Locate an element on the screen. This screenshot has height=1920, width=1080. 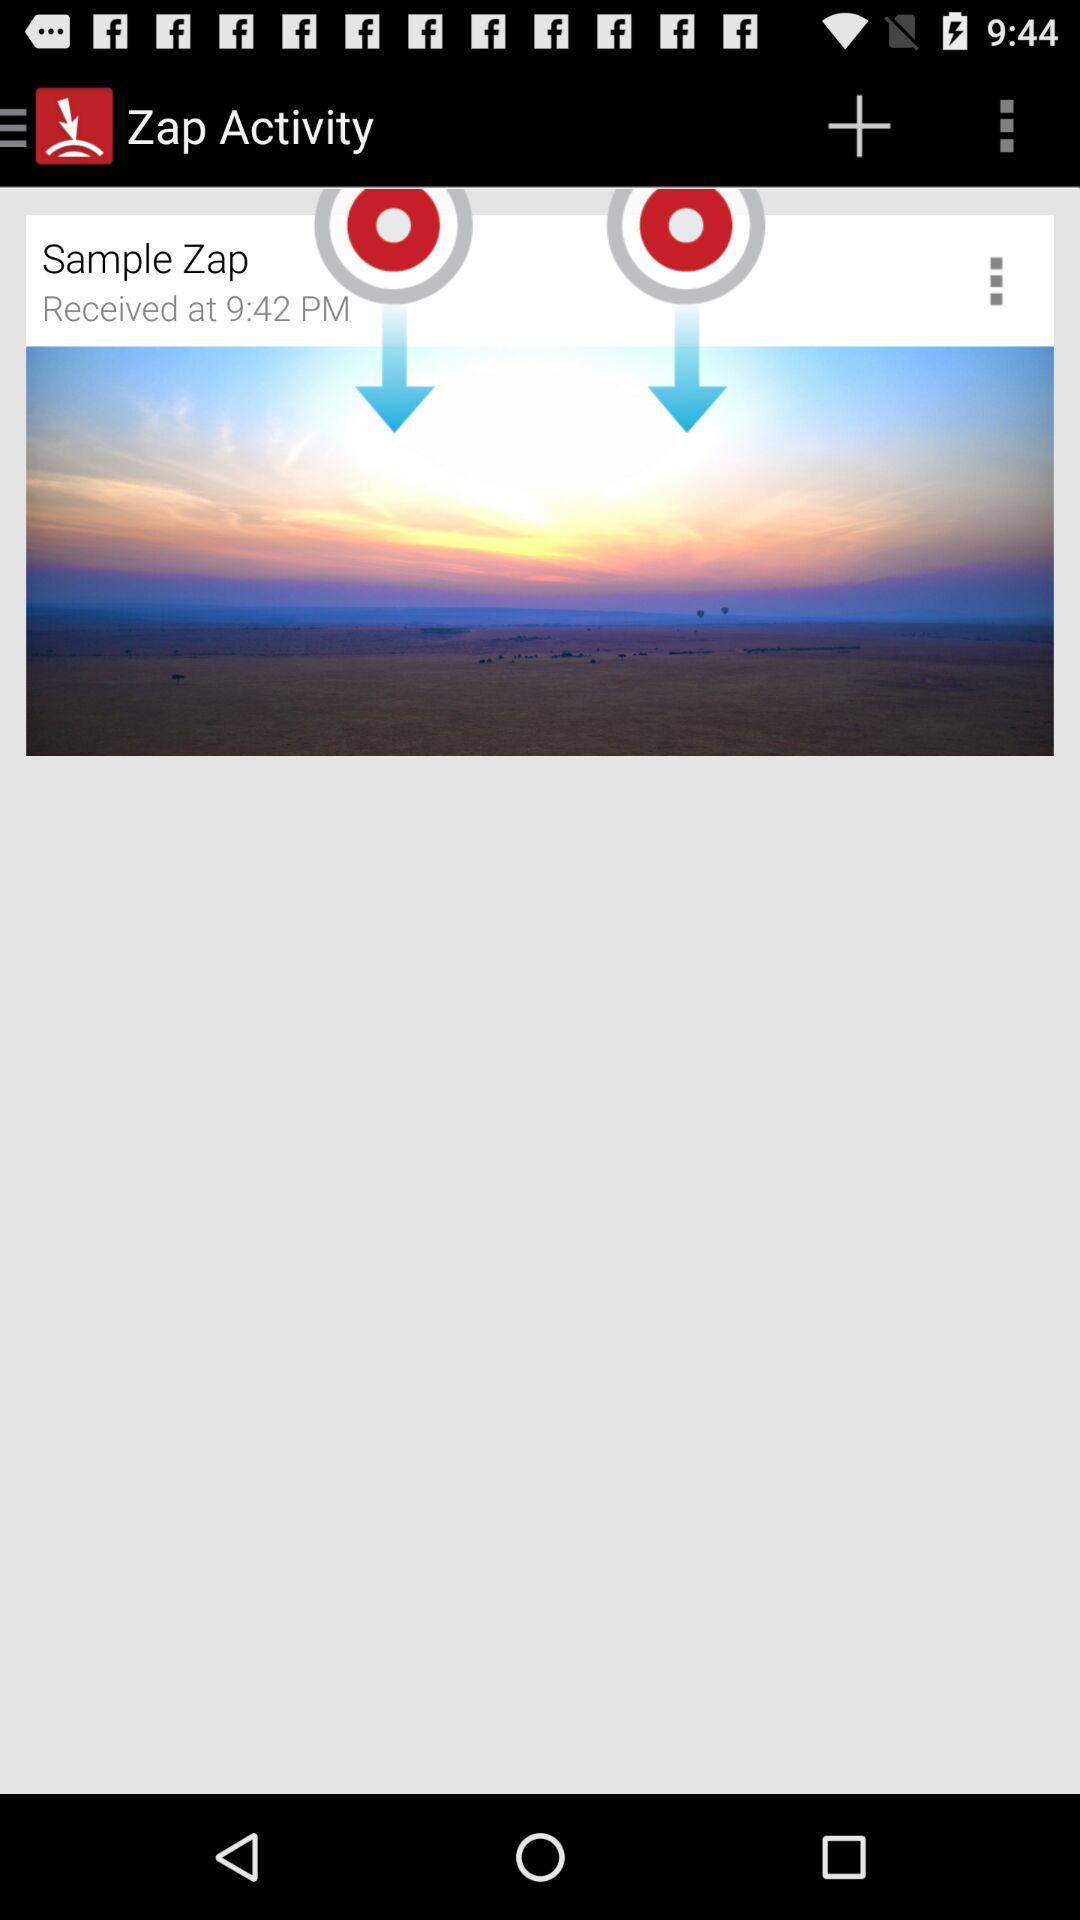
site settings is located at coordinates (1003, 279).